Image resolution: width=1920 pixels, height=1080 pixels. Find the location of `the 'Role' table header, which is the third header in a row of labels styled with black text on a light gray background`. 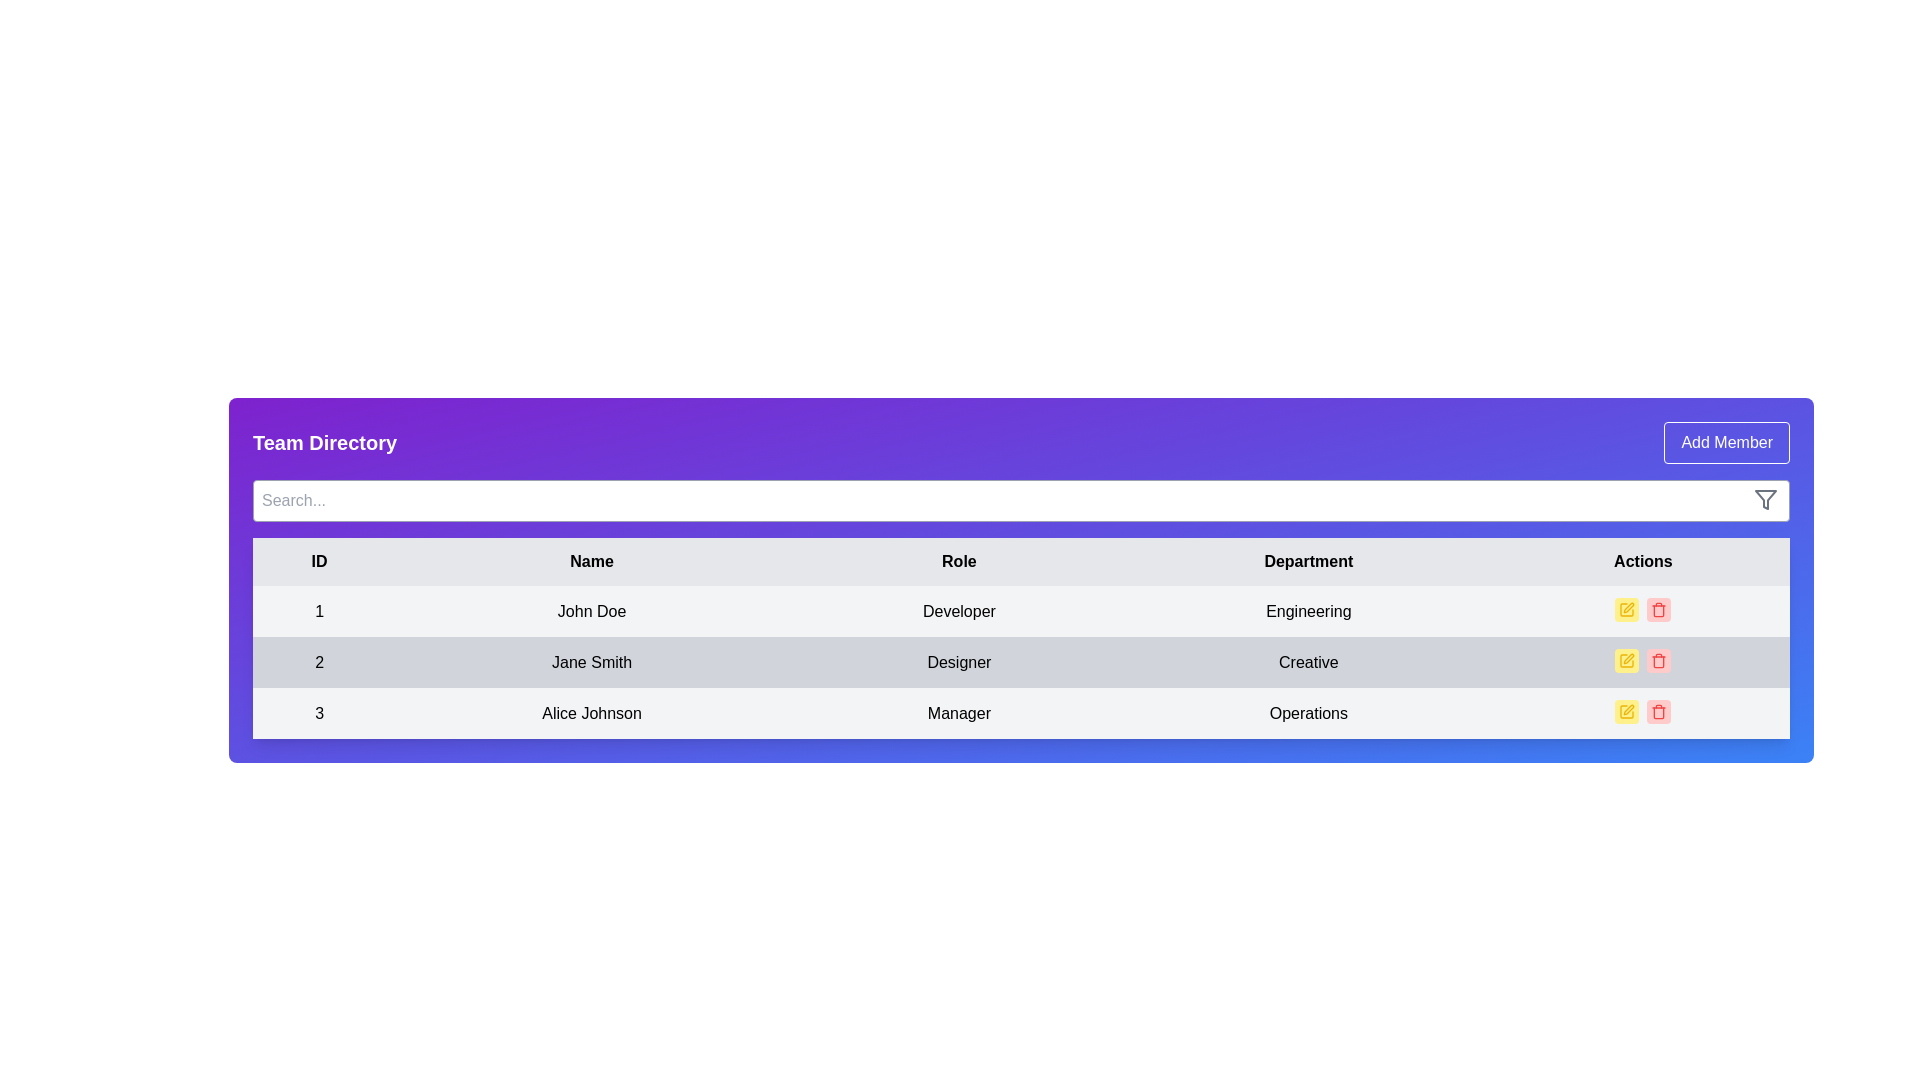

the 'Role' table header, which is the third header in a row of labels styled with black text on a light gray background is located at coordinates (958, 562).